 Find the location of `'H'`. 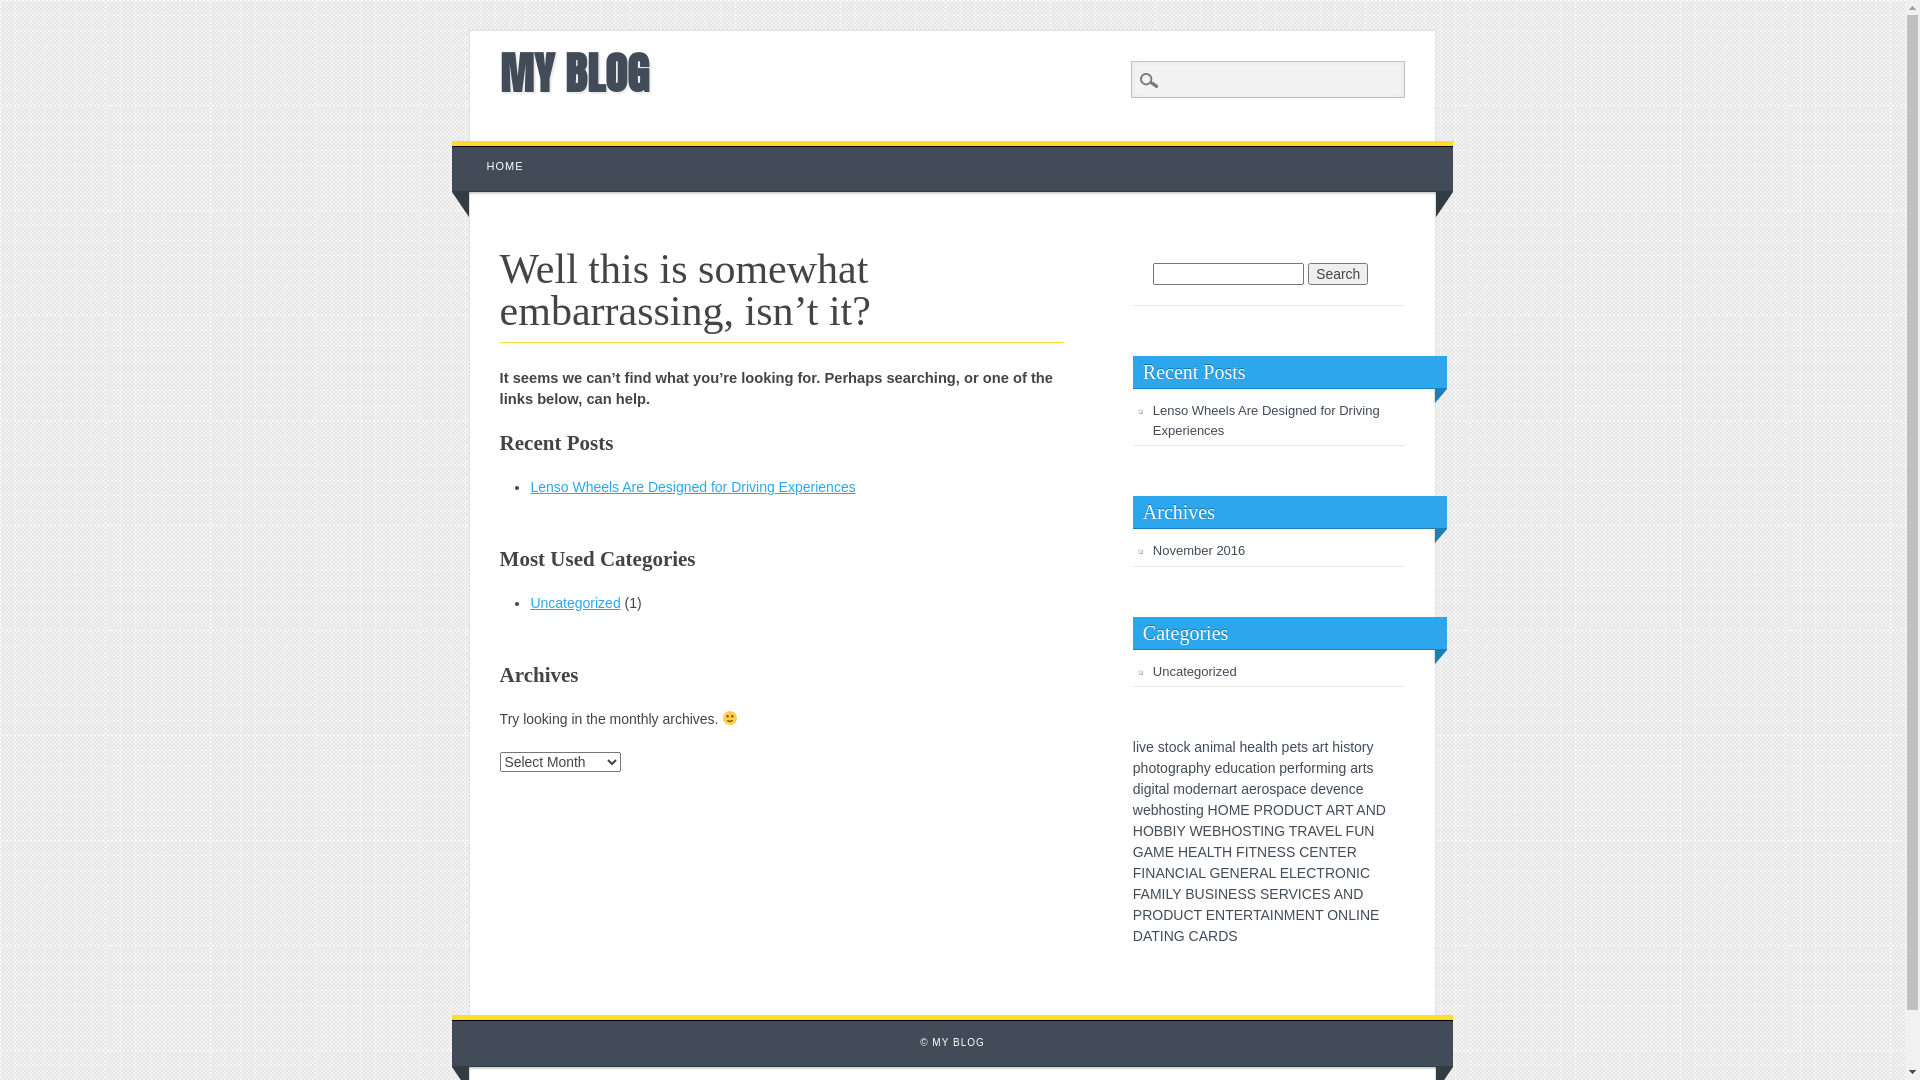

'H' is located at coordinates (1212, 810).